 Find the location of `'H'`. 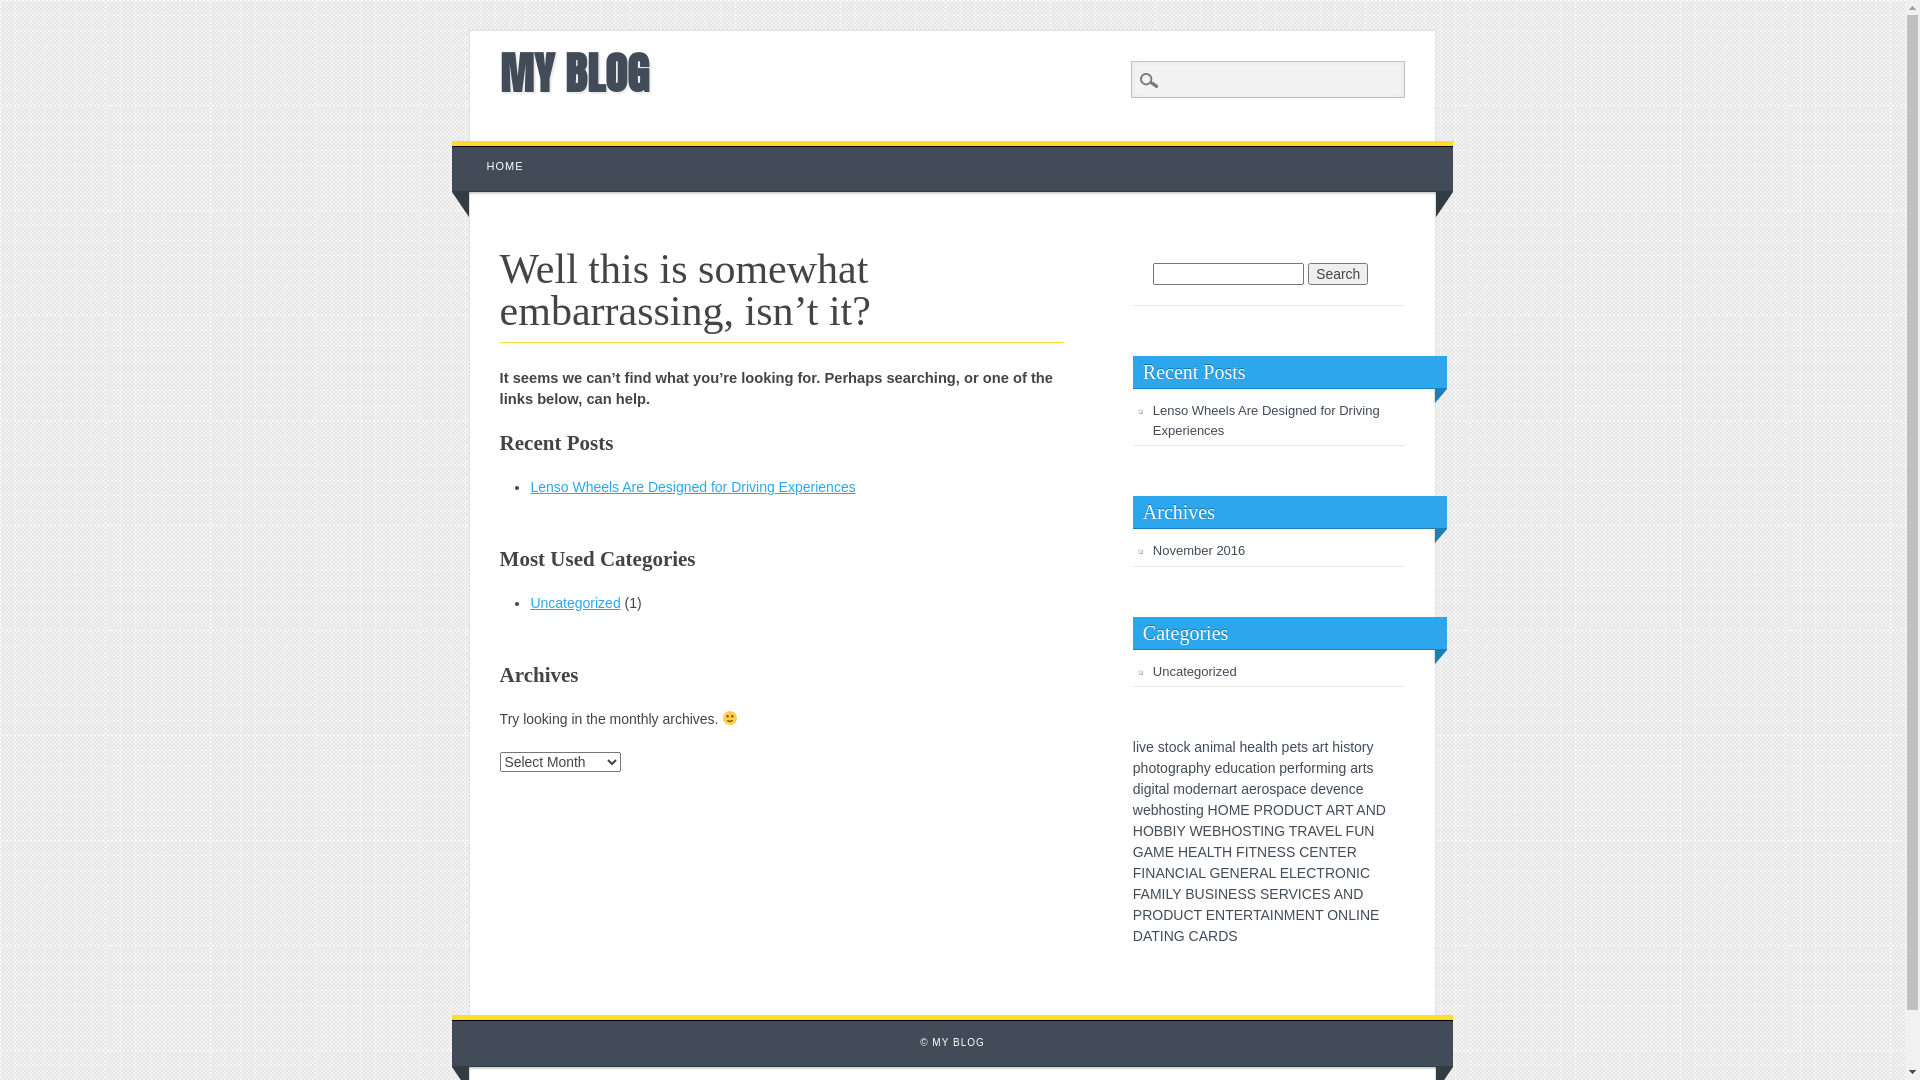

'H' is located at coordinates (1212, 810).